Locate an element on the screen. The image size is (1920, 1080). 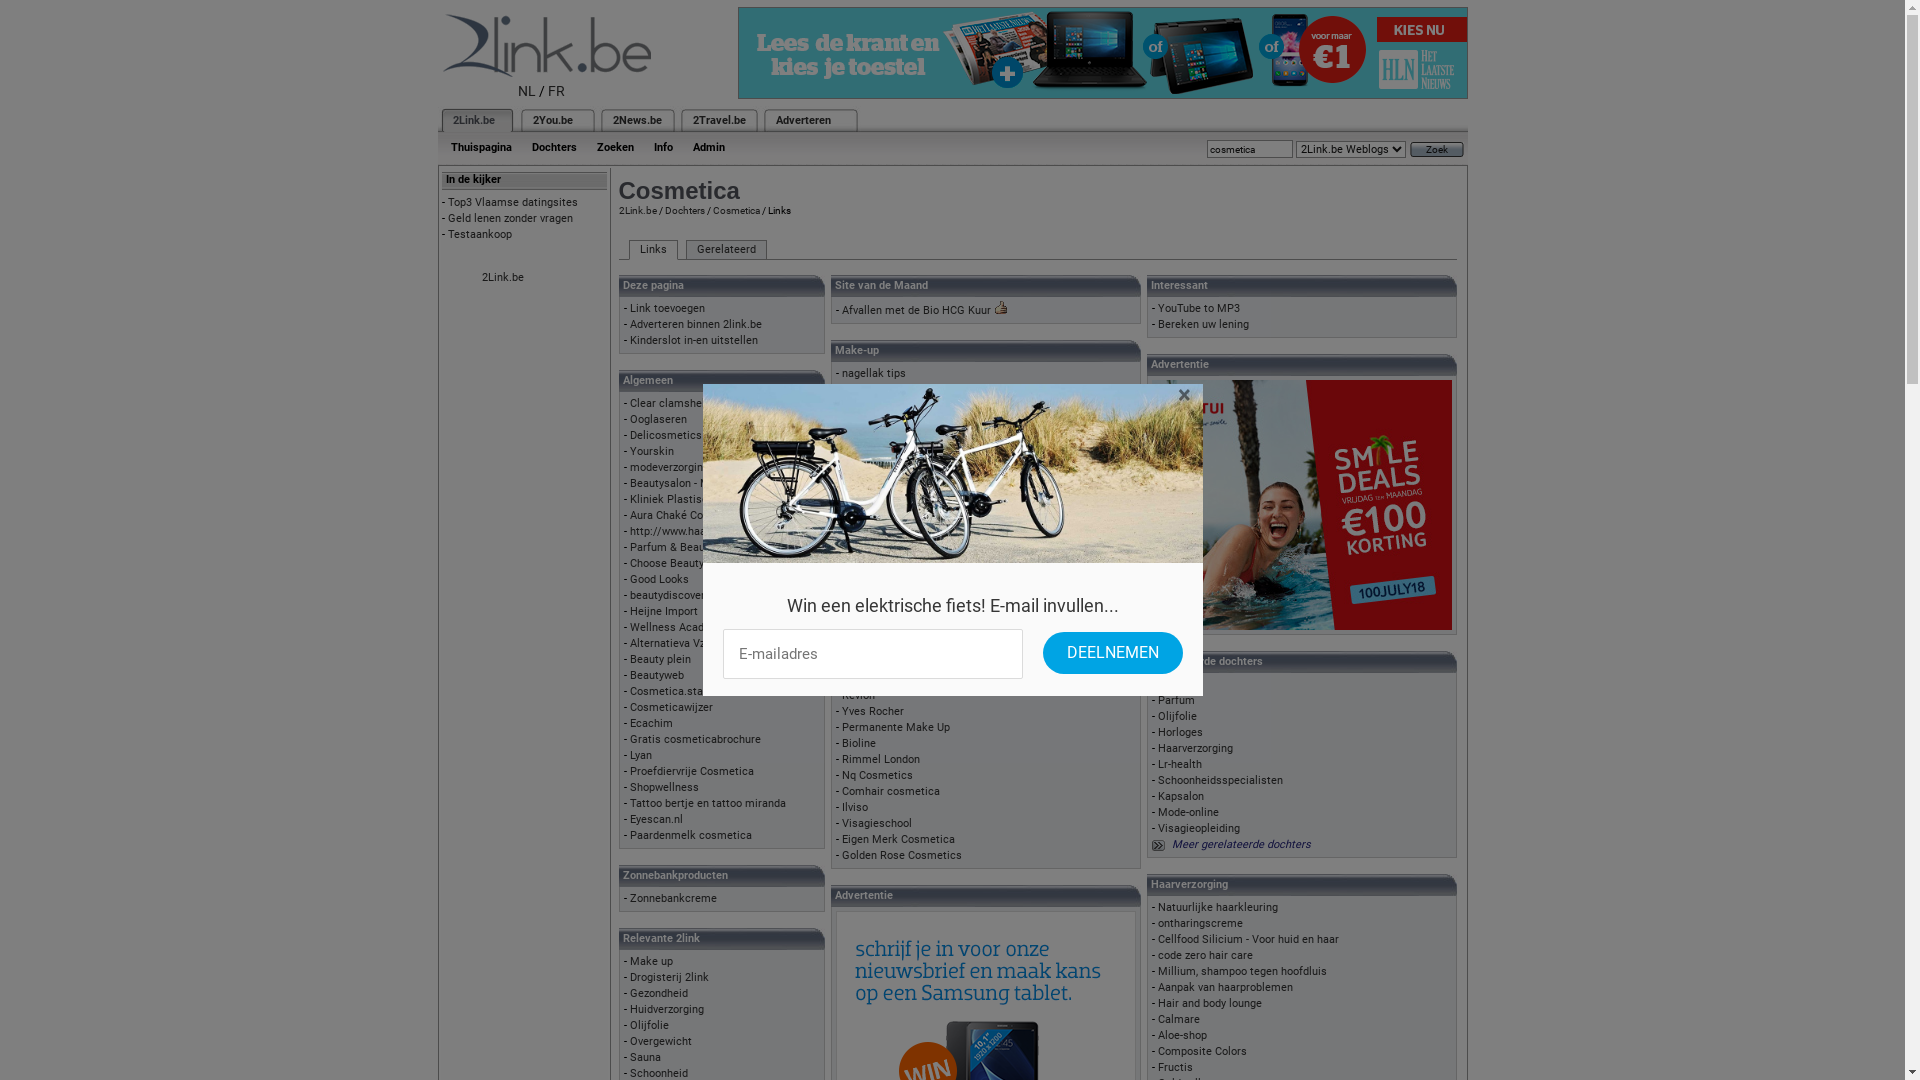
'Testaankoop' is located at coordinates (480, 233).